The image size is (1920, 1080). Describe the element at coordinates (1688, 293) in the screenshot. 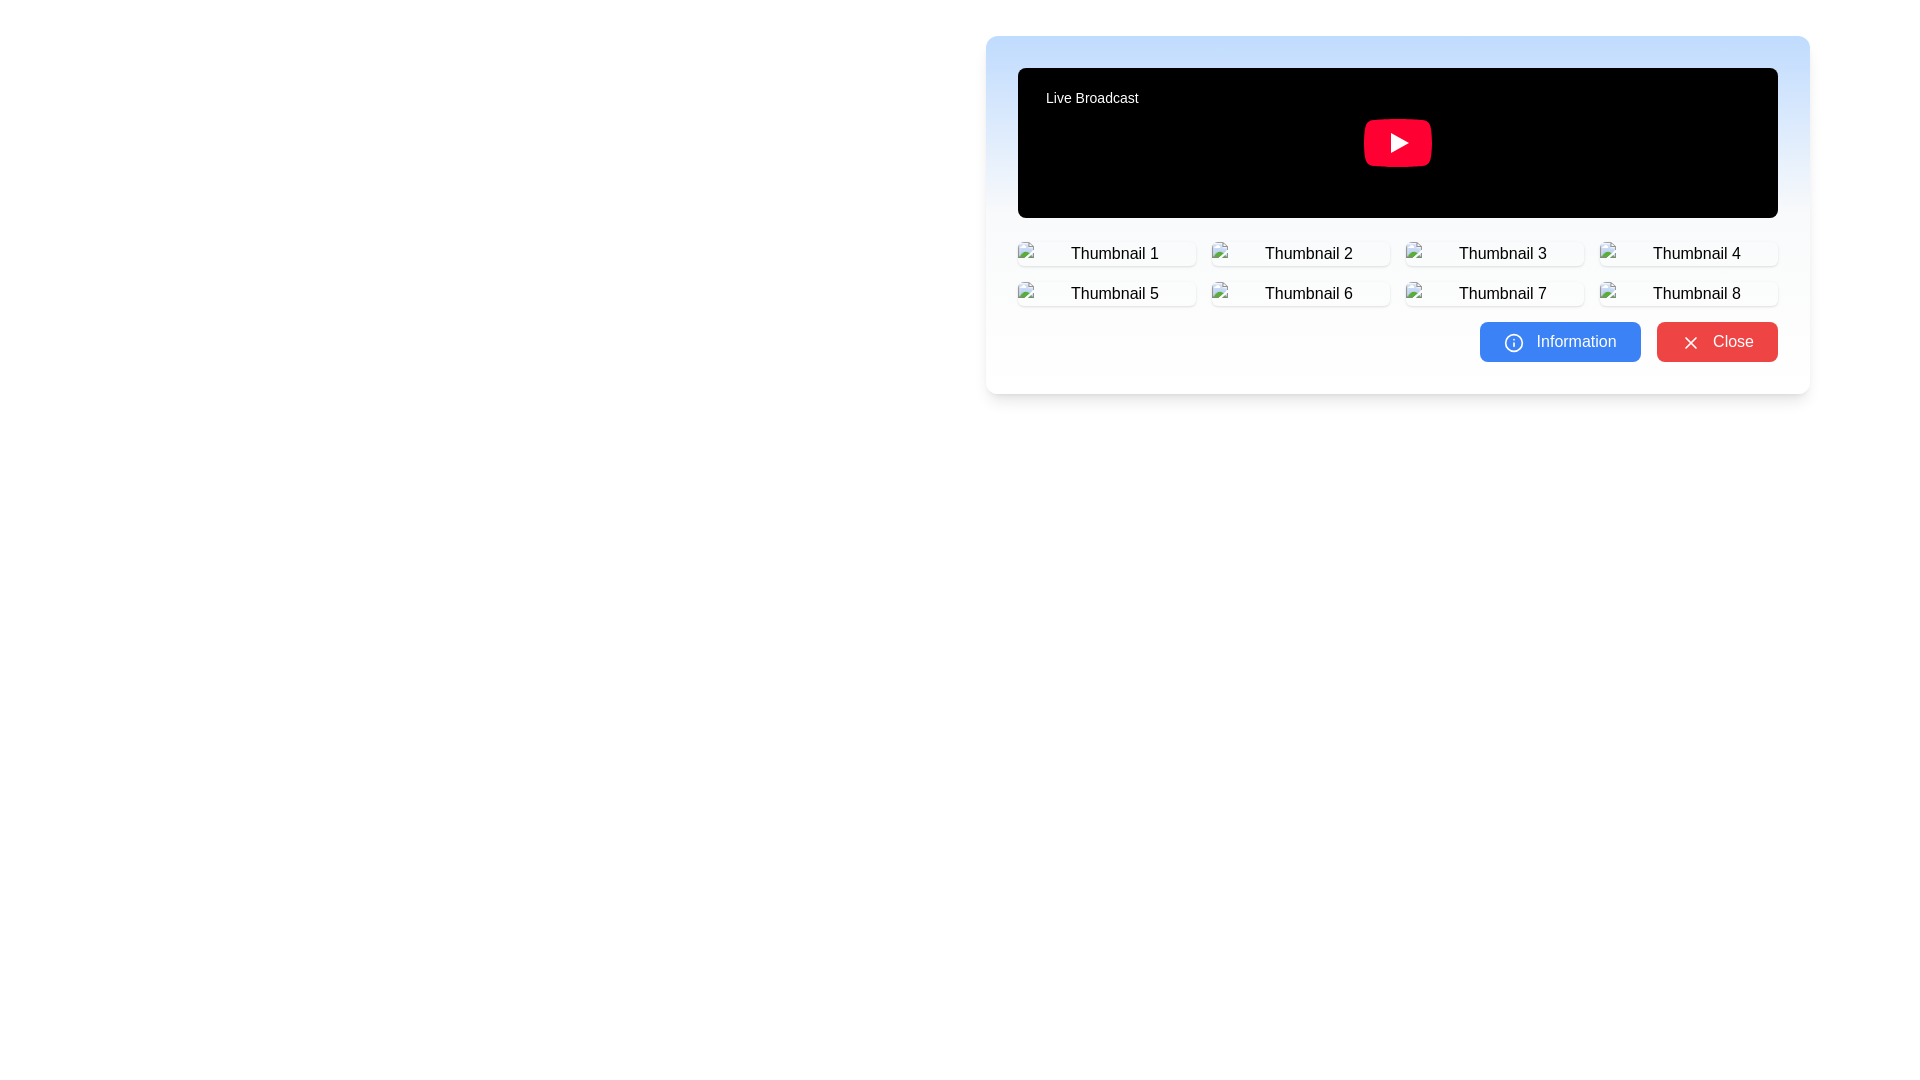

I see `the Interactive thumbnail preview labeled 'Thumbnail 8' located at the 8th position in a 4-column grid layout below the video player` at that location.